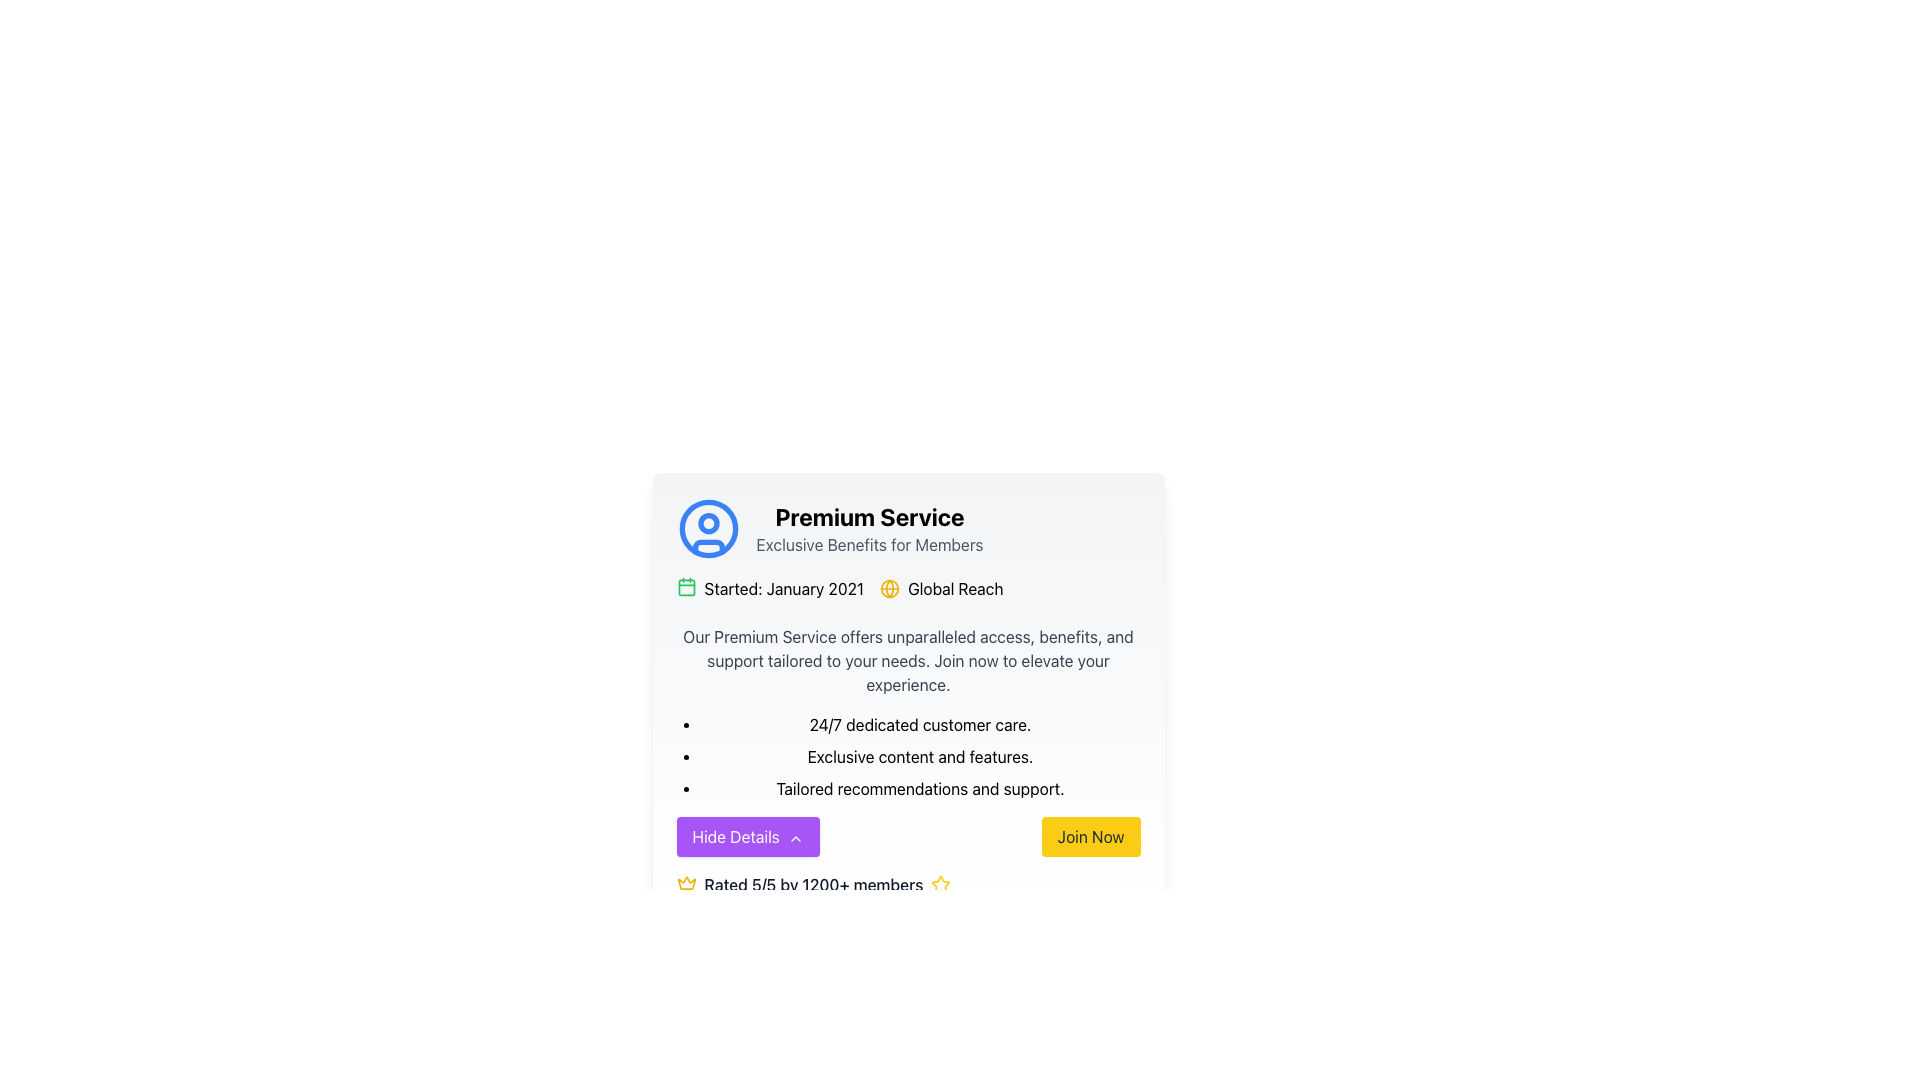  What do you see at coordinates (954, 588) in the screenshot?
I see `text of the label indicating 'Global Reach', which is positioned to the right of a globe icon in the top-right section of the content panel` at bounding box center [954, 588].